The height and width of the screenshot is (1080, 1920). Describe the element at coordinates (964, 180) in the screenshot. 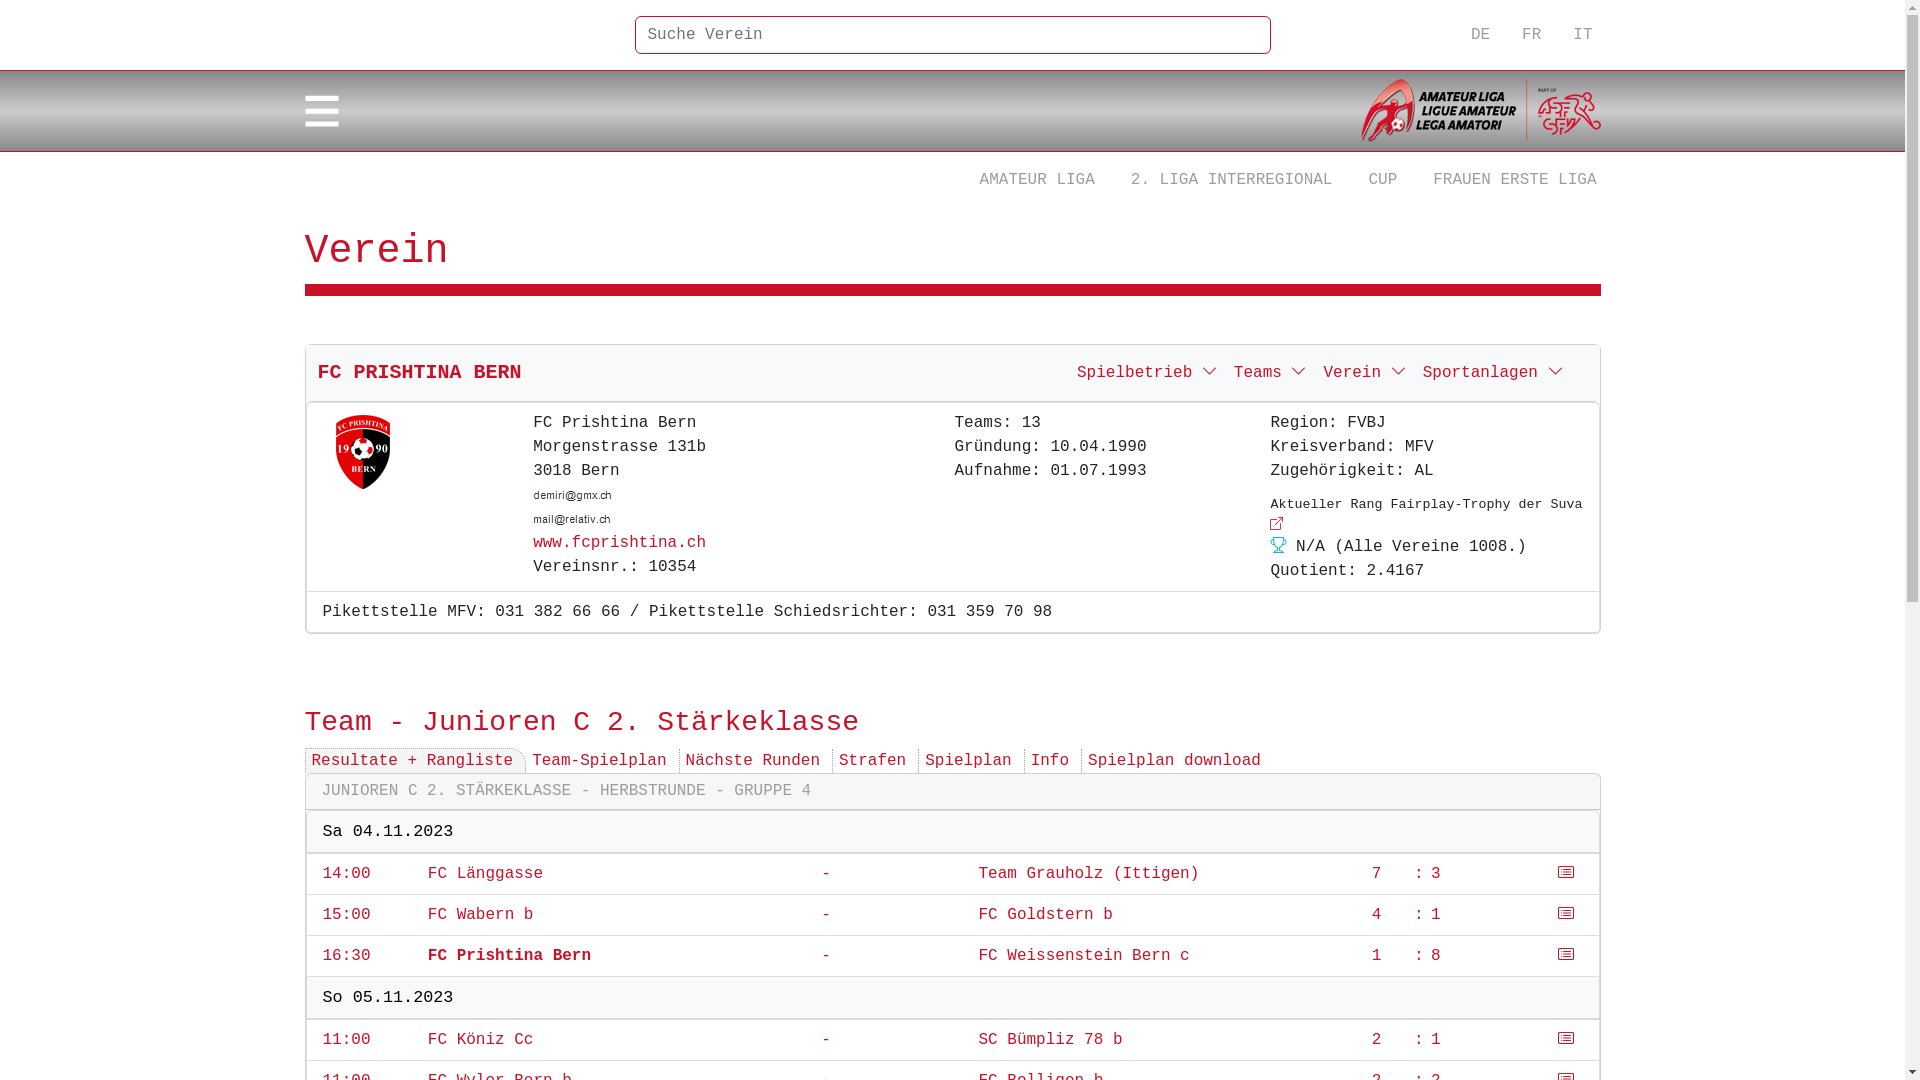

I see `'AMATEUR LIGA'` at that location.